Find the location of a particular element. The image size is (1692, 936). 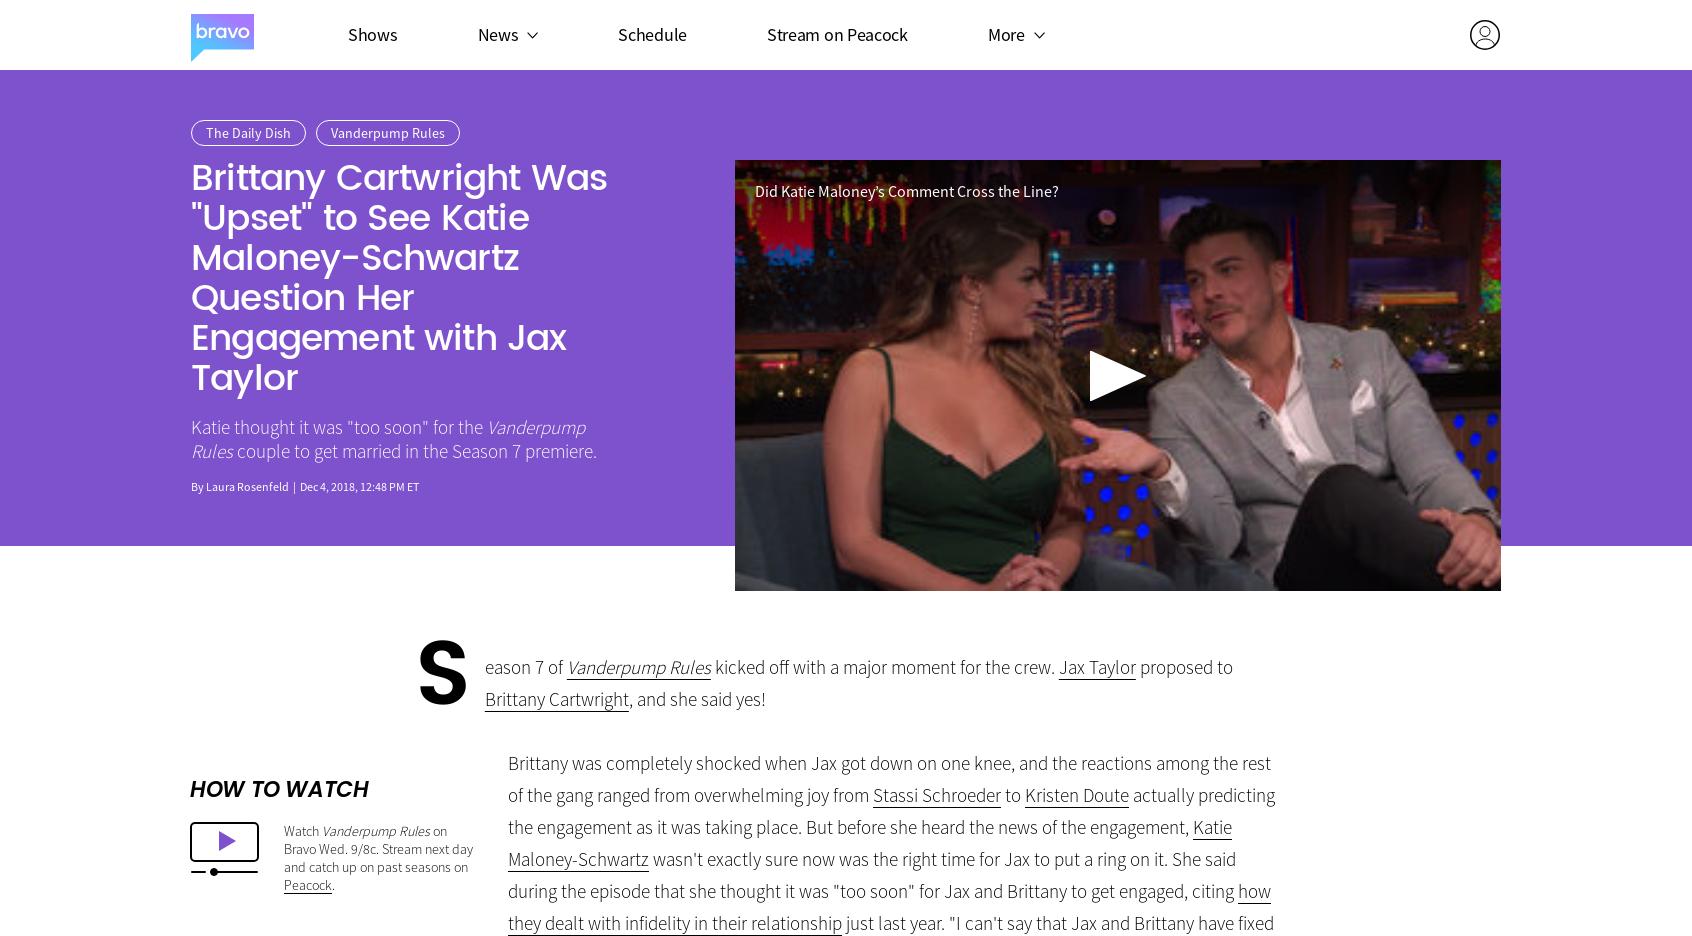

'Katie thought it was "too soon" for the' is located at coordinates (338, 426).